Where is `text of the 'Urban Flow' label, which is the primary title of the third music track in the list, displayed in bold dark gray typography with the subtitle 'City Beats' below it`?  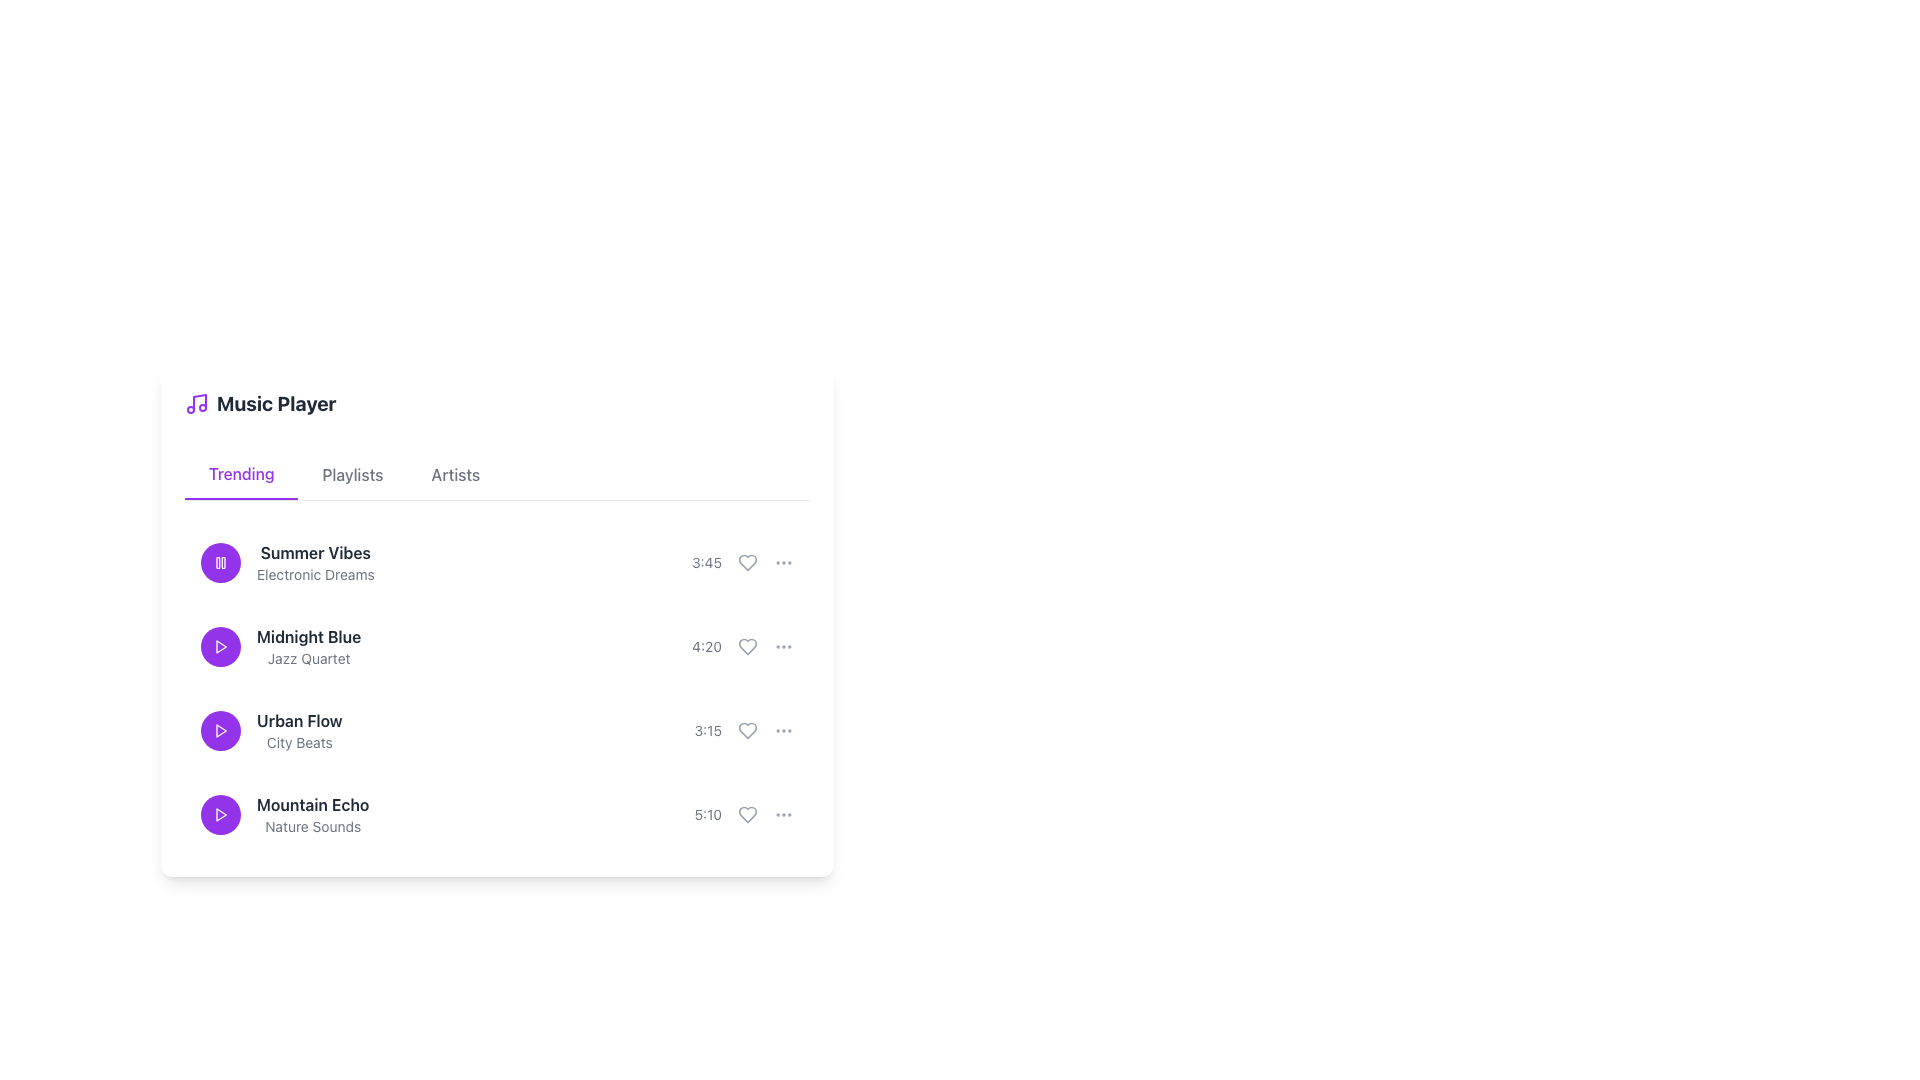
text of the 'Urban Flow' label, which is the primary title of the third music track in the list, displayed in bold dark gray typography with the subtitle 'City Beats' below it is located at coordinates (298, 721).